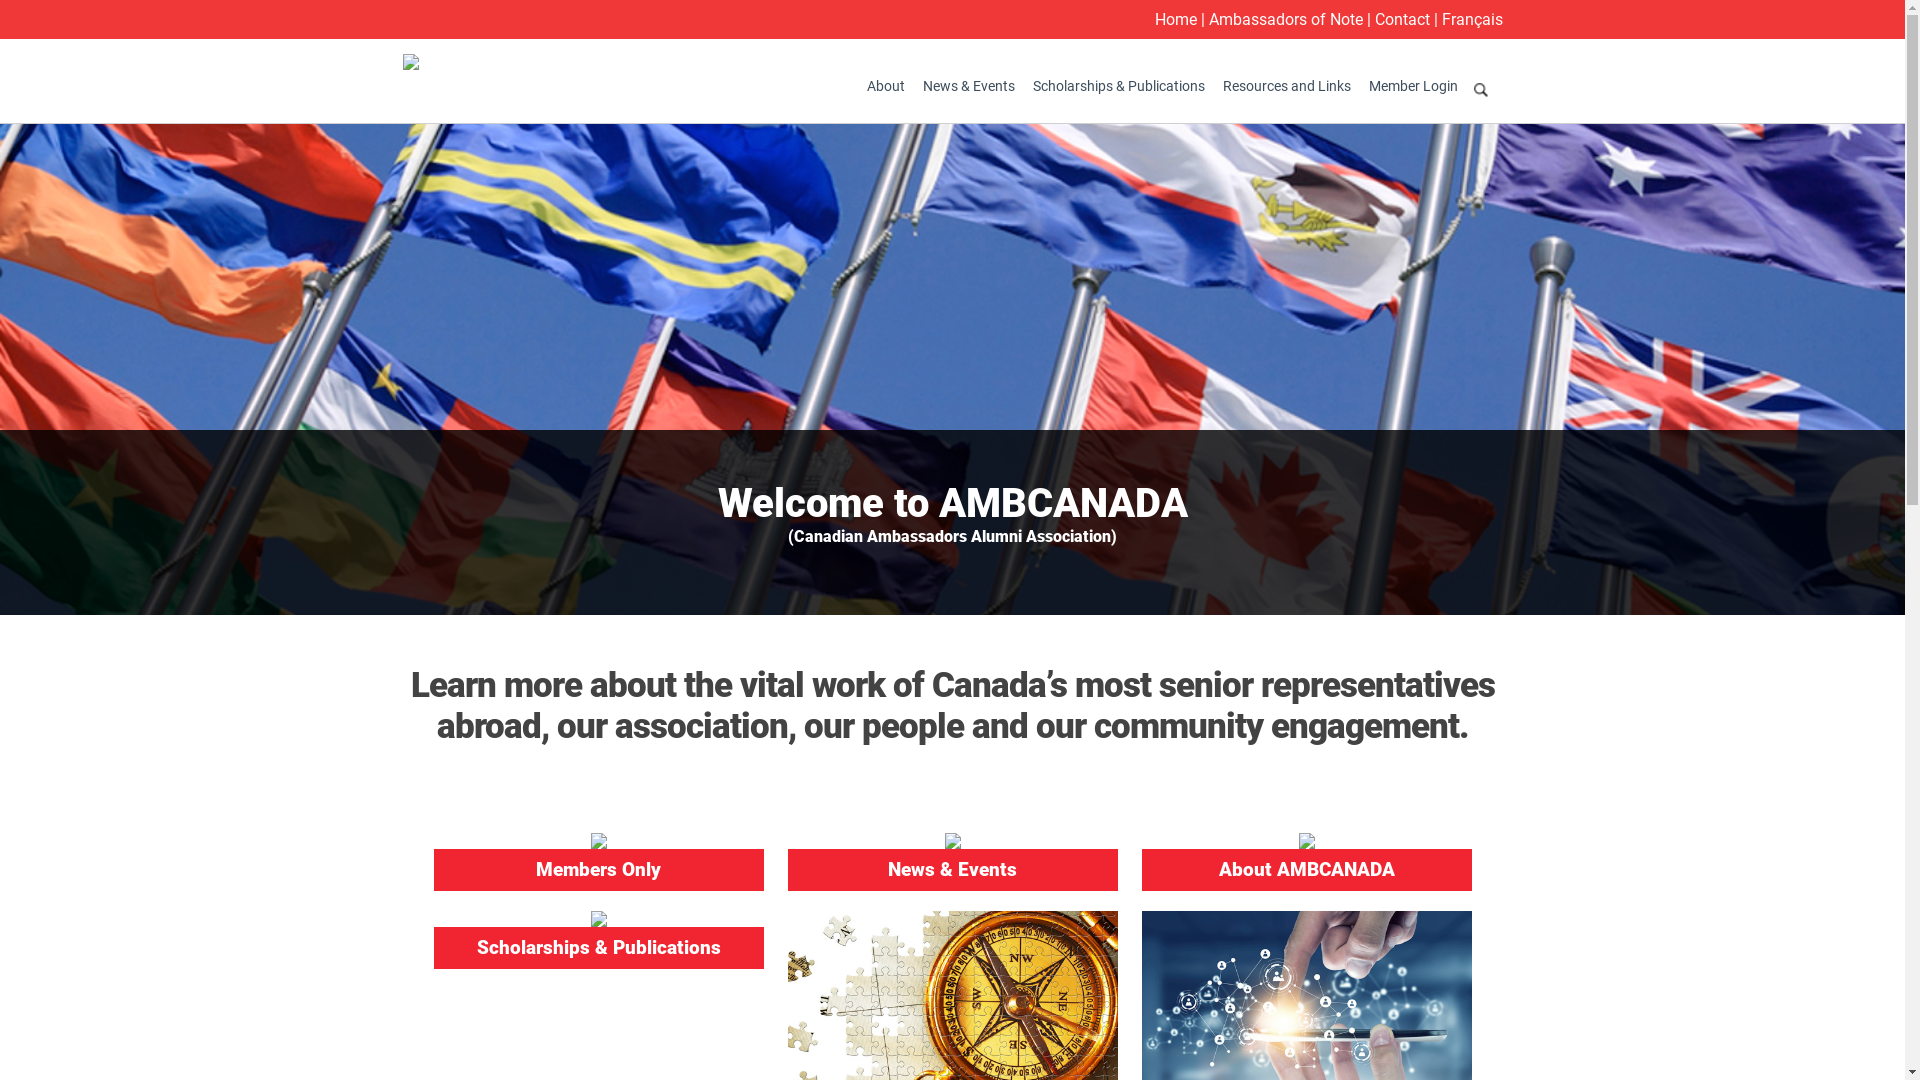 Image resolution: width=1920 pixels, height=1080 pixels. Describe the element at coordinates (1285, 19) in the screenshot. I see `'Ambassadors of Note'` at that location.